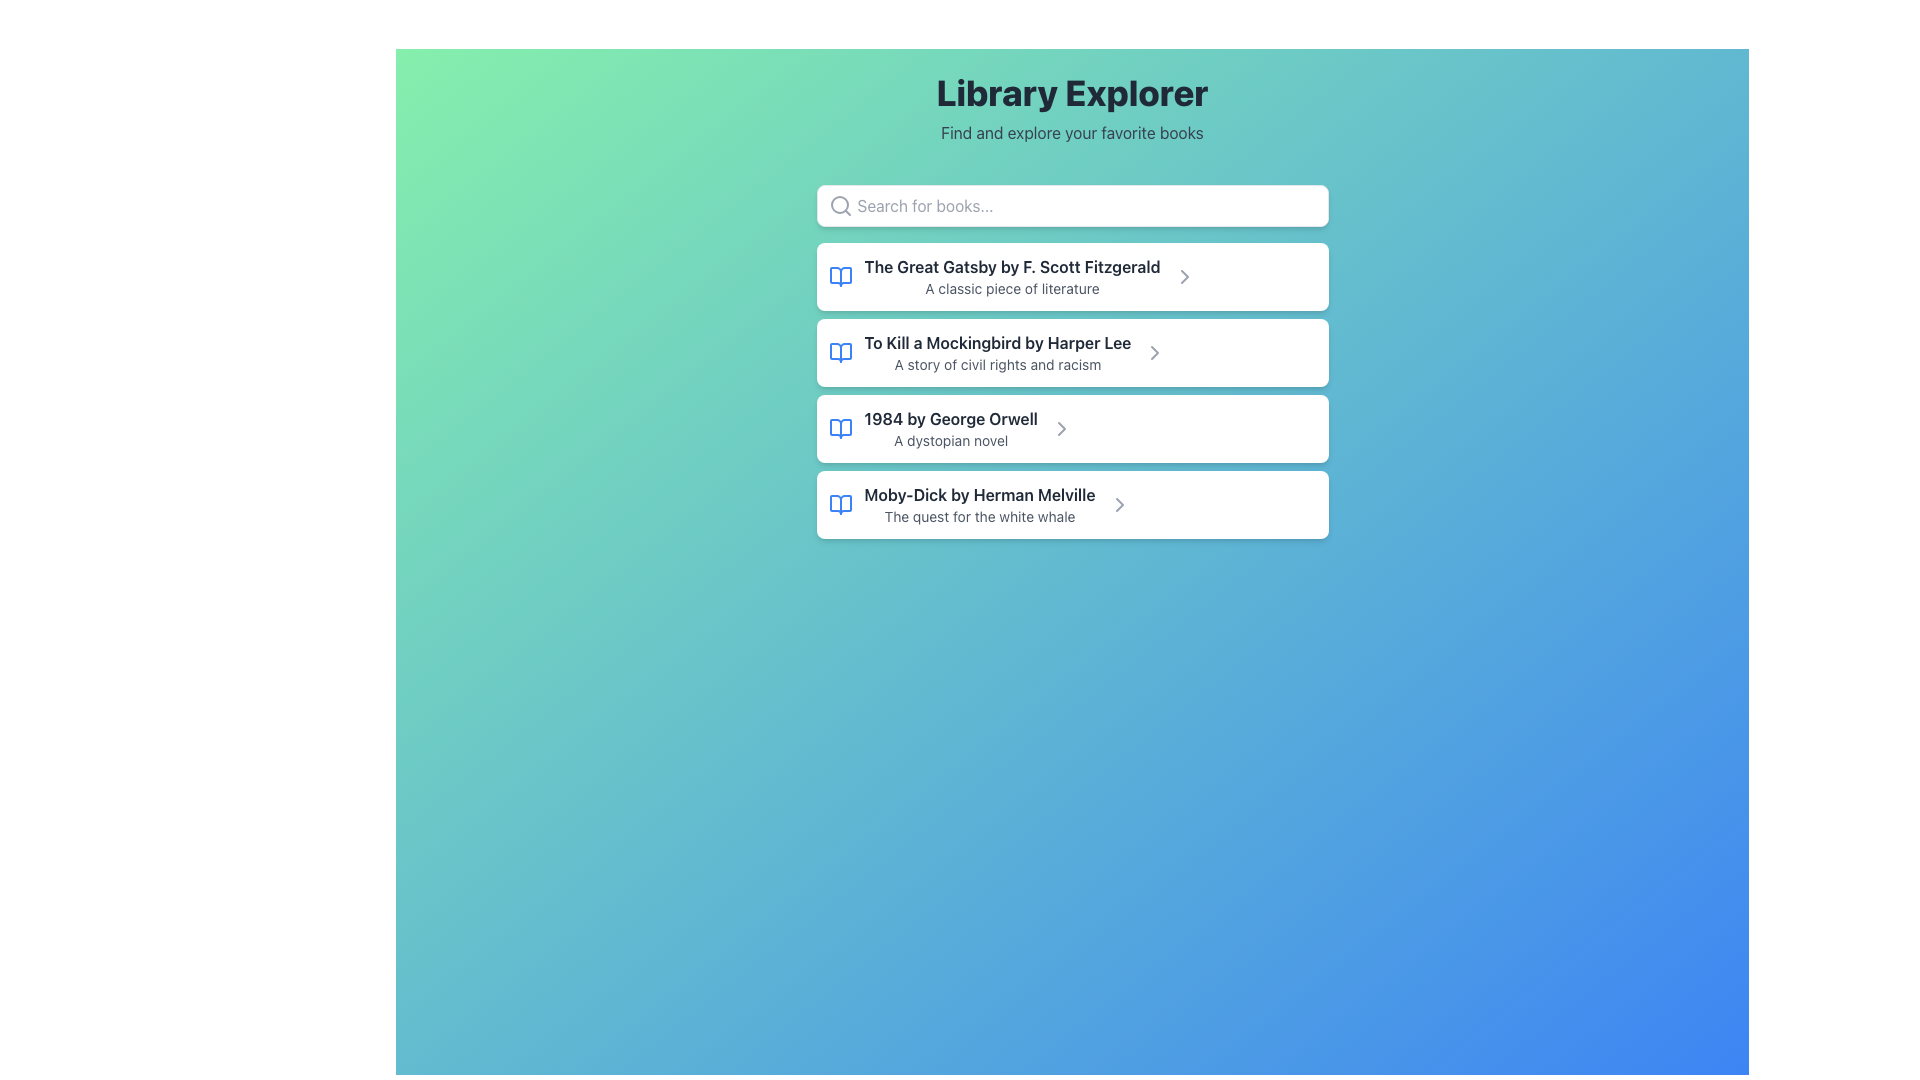 The width and height of the screenshot is (1920, 1080). What do you see at coordinates (950, 418) in the screenshot?
I see `title text '1984 by George Orwell' located in the third row of the book list, which is positioned directly above the description 'A dystopian novel' and below 'To Kill a Mockingbird by Harper Lee'` at bounding box center [950, 418].